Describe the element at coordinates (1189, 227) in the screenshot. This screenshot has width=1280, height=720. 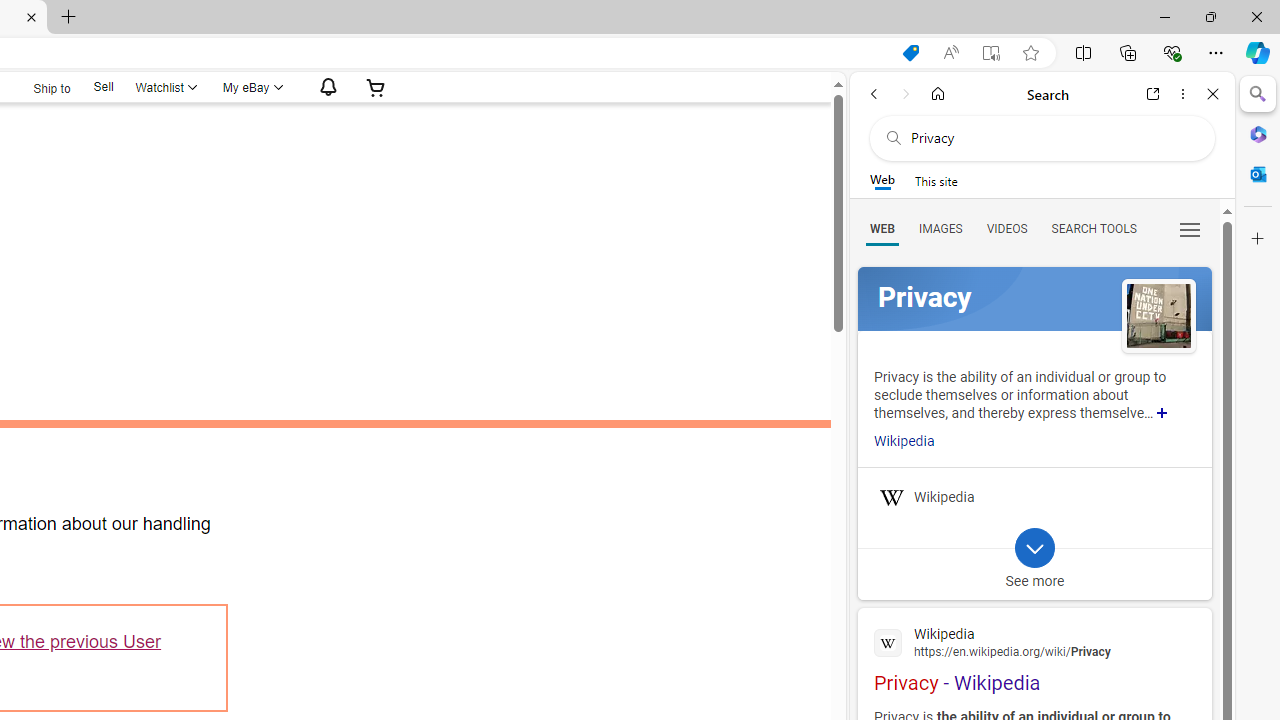
I see `'Preferences'` at that location.